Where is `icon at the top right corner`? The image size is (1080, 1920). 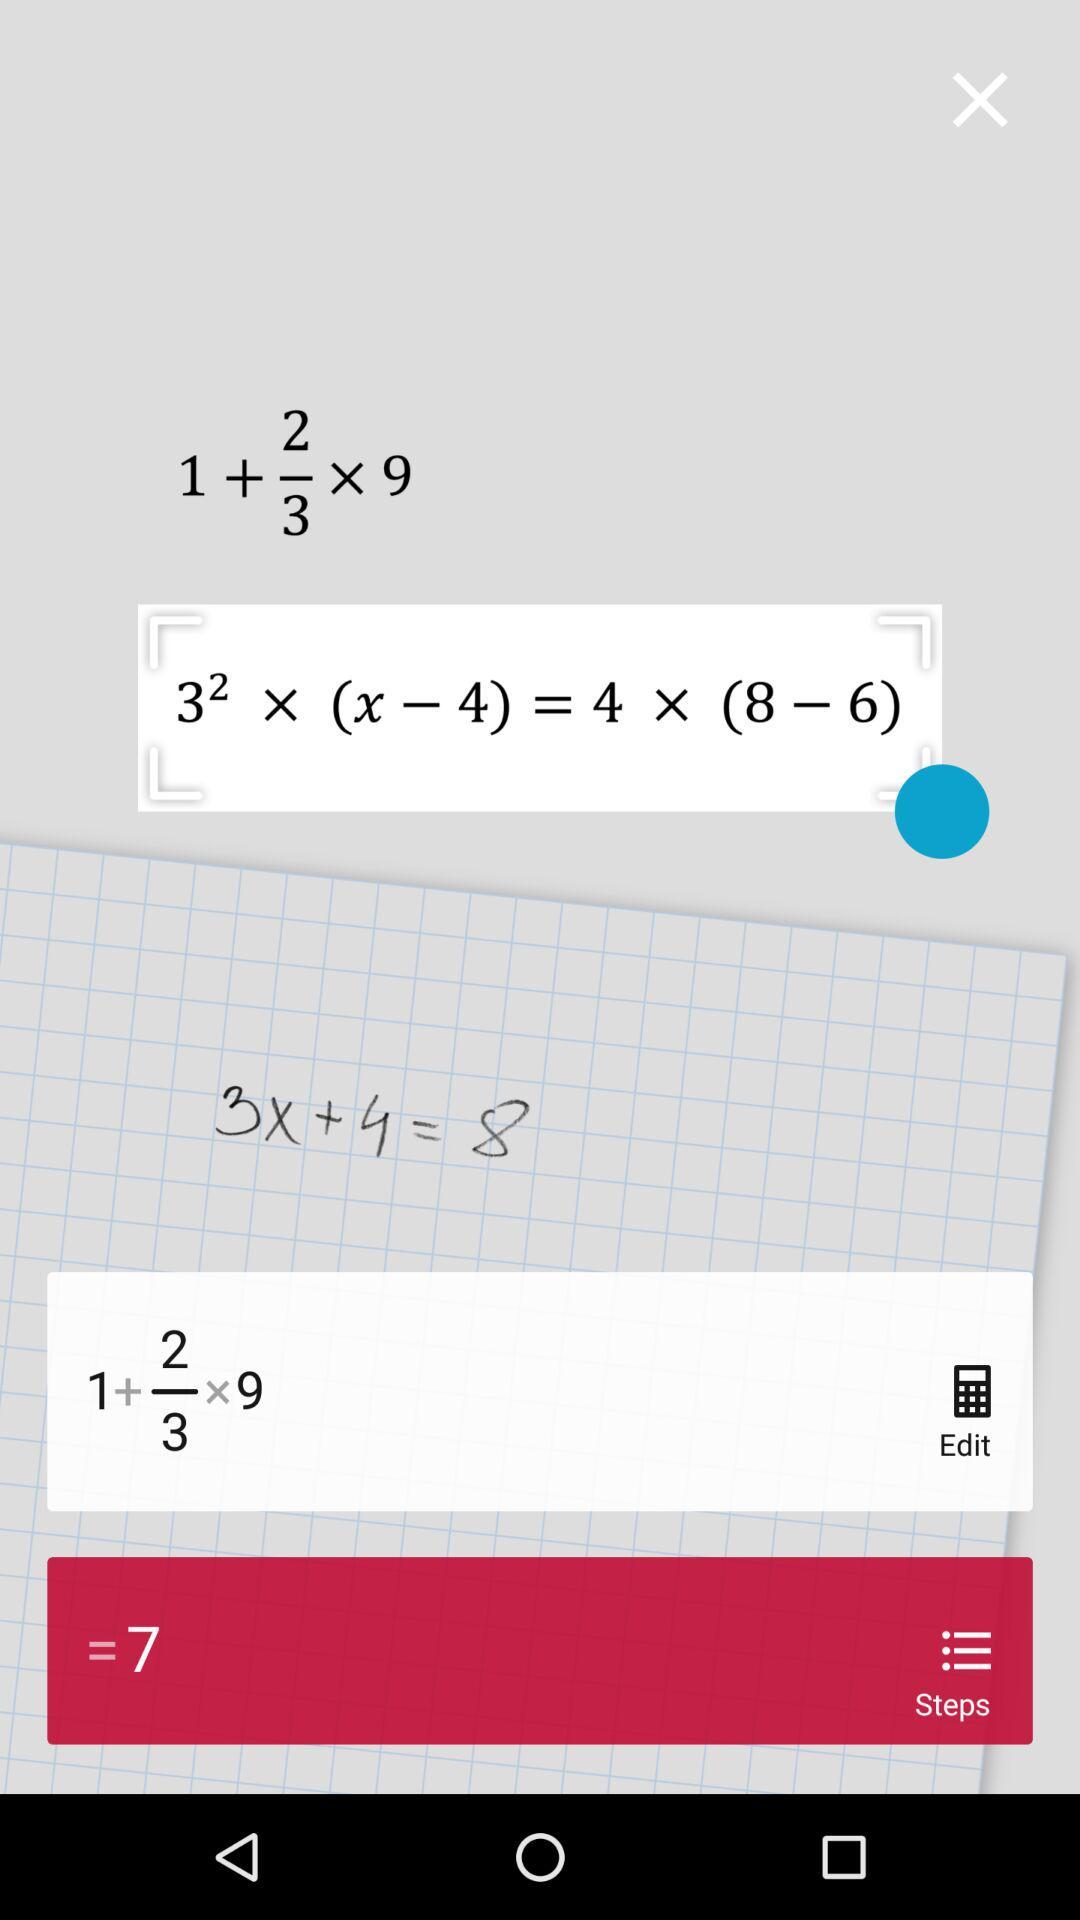 icon at the top right corner is located at coordinates (979, 98).